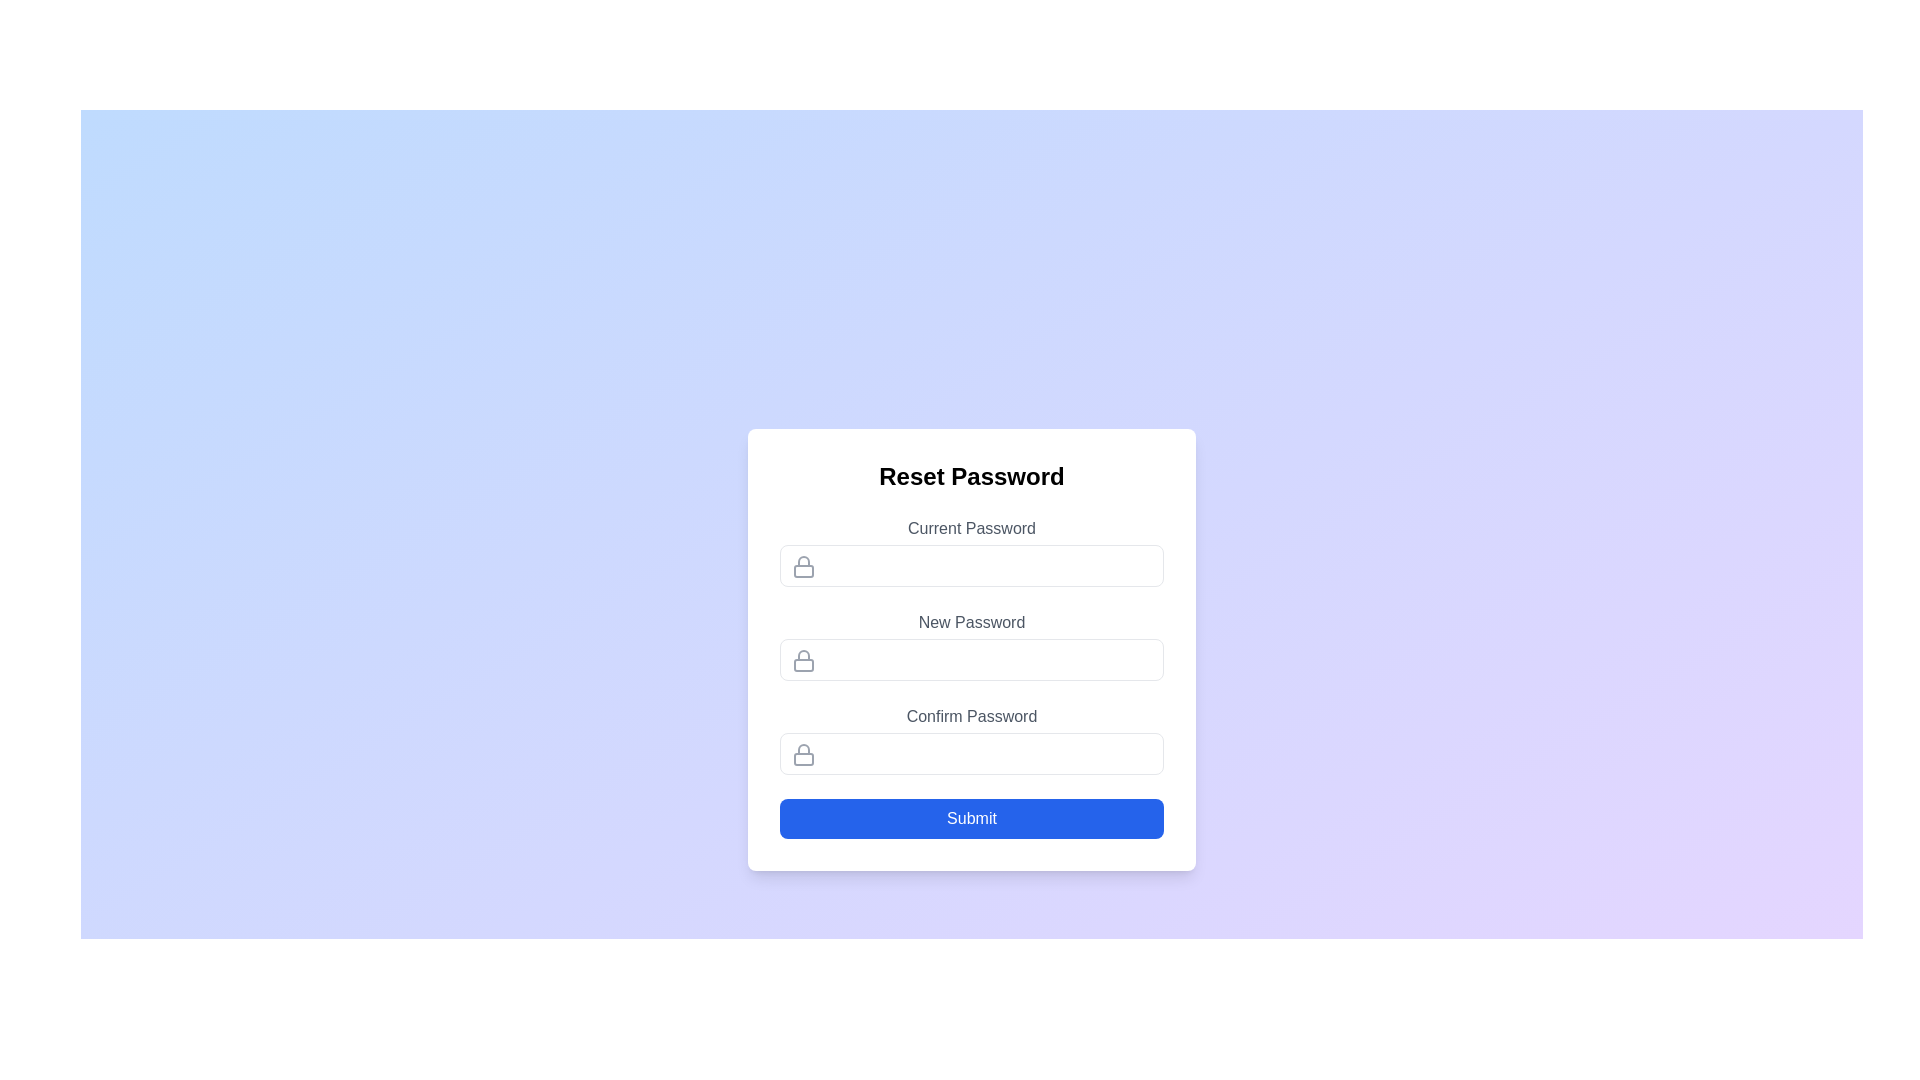 The height and width of the screenshot is (1080, 1920). Describe the element at coordinates (804, 567) in the screenshot. I see `the lock icon located inside the 'Current Password' input field, which is a gray lock-shaped icon positioned towards the left side of the field` at that location.